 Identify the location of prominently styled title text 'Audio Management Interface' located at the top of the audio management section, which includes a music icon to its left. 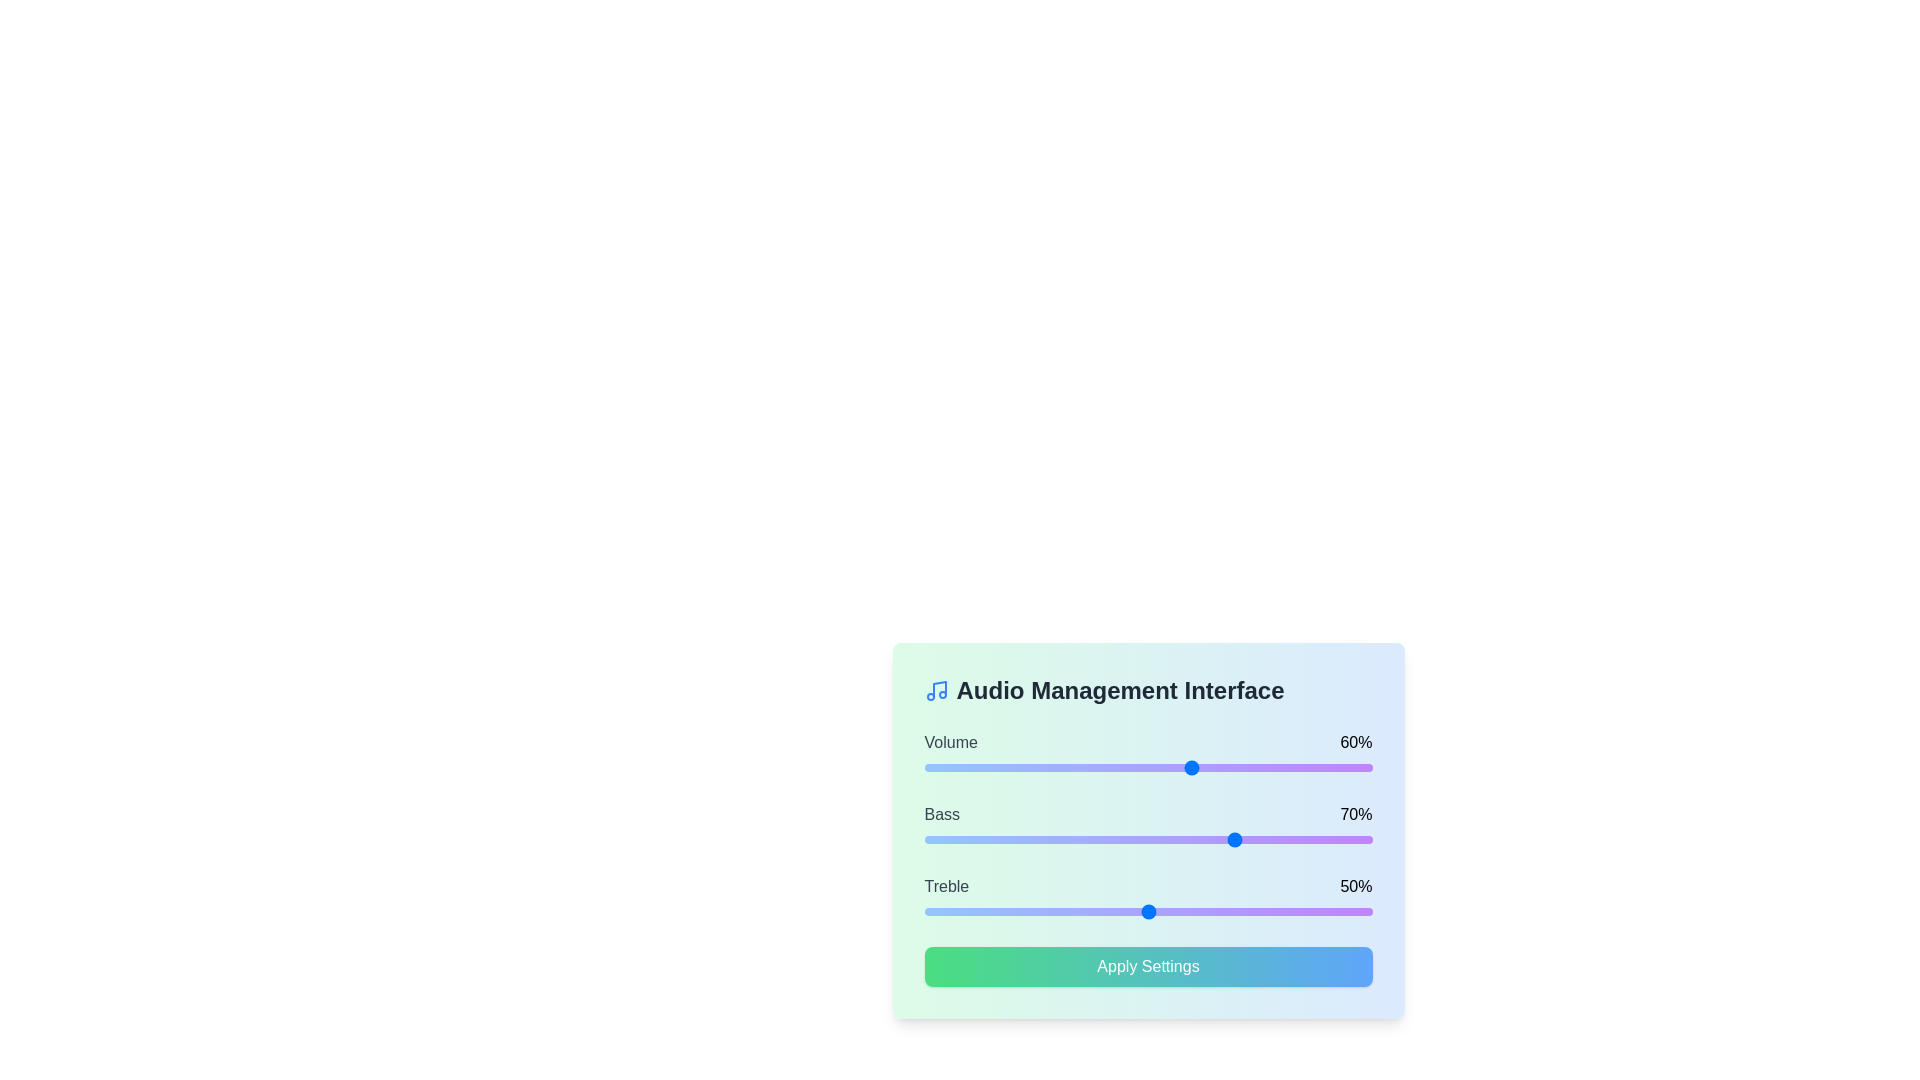
(1148, 689).